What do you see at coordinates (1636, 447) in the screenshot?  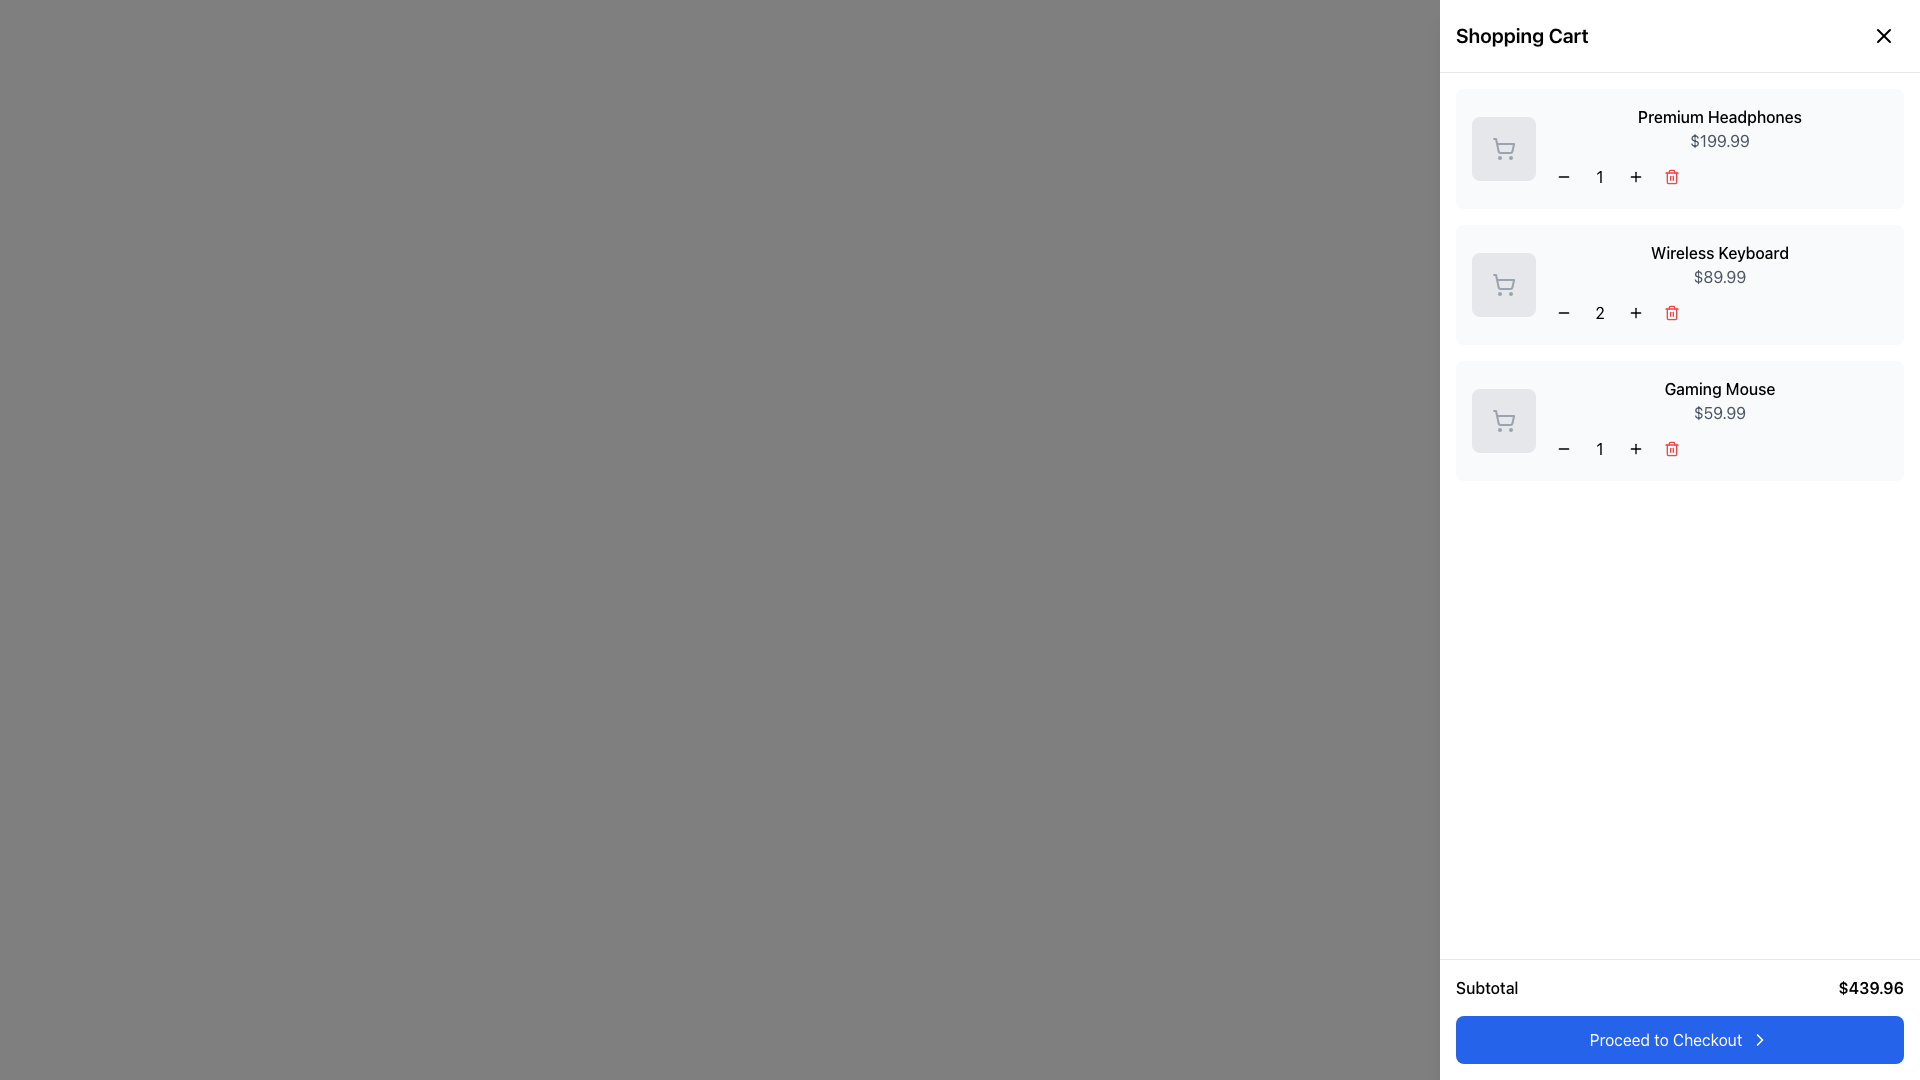 I see `the '+' button for increasing the quantity of the 'Gaming Mouse' in the shopping cart view` at bounding box center [1636, 447].